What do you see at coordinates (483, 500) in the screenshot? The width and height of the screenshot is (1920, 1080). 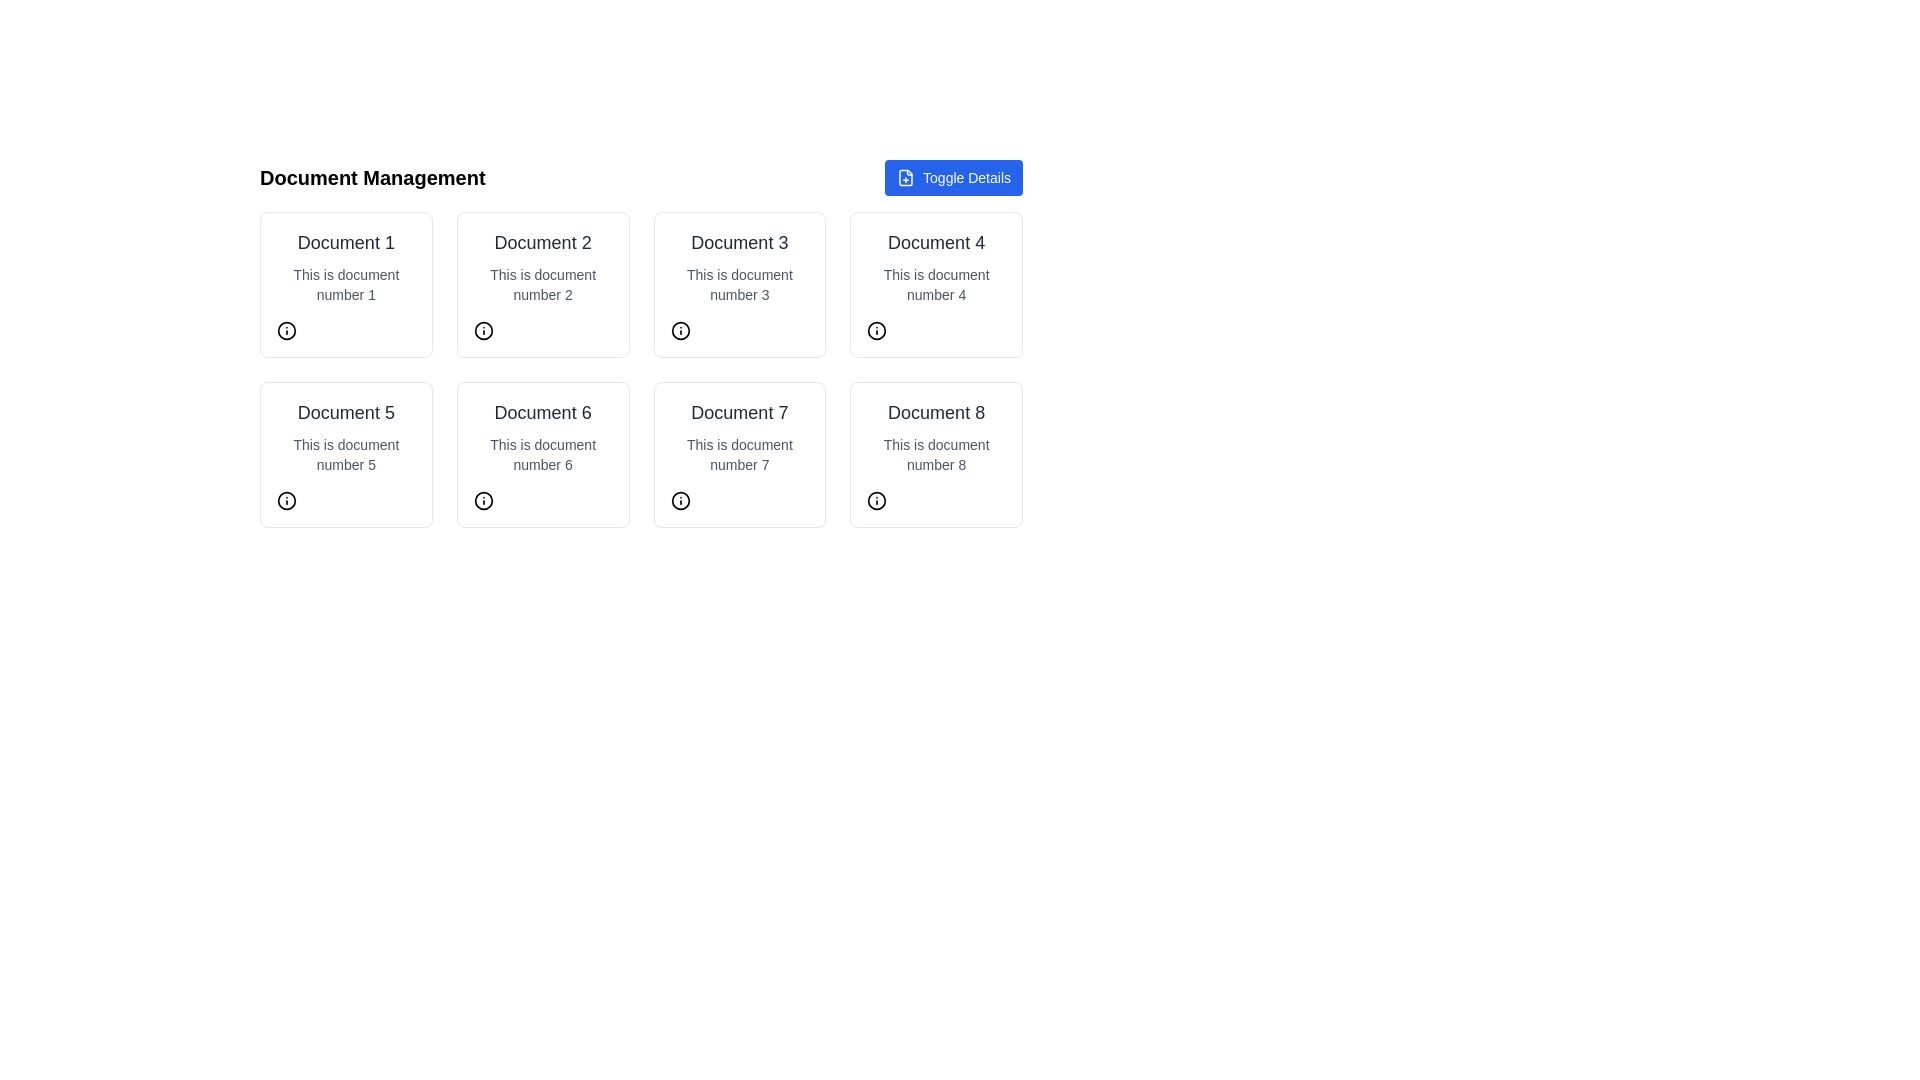 I see `the circular information icon located at the bottom of the 'Document 6' card, which is centered below the descriptive text` at bounding box center [483, 500].